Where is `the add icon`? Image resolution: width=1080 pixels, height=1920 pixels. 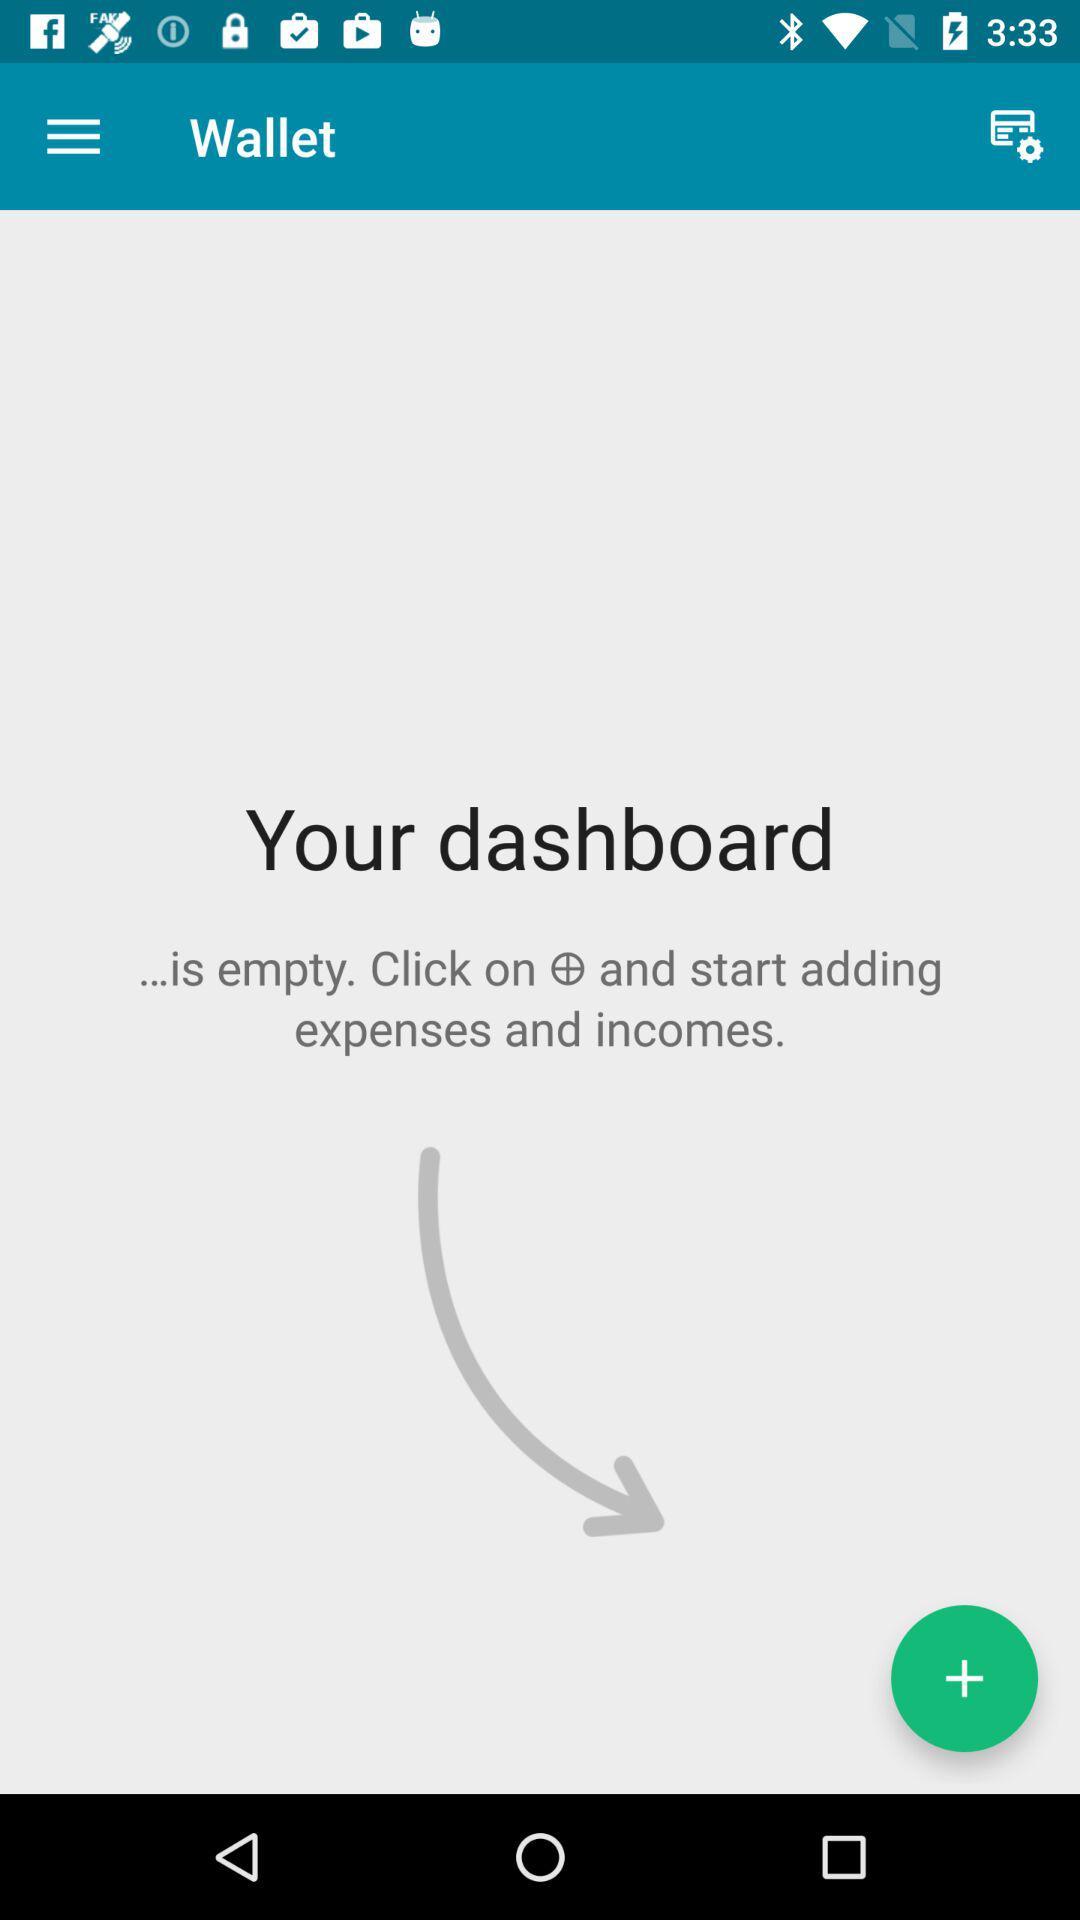
the add icon is located at coordinates (963, 1678).